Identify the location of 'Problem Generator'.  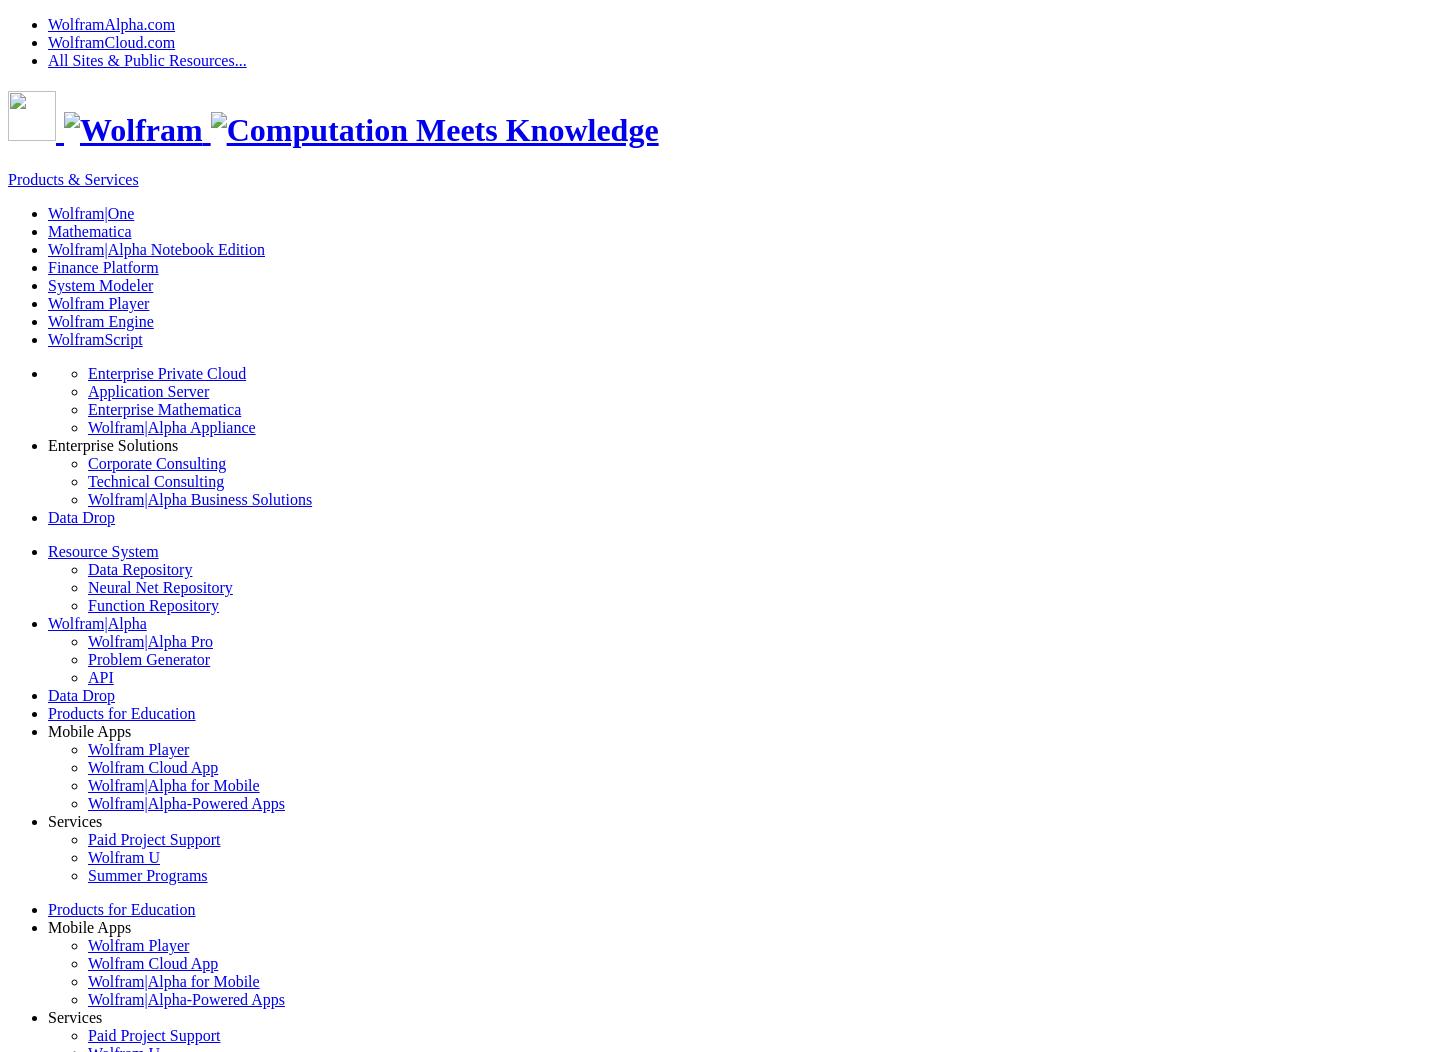
(148, 658).